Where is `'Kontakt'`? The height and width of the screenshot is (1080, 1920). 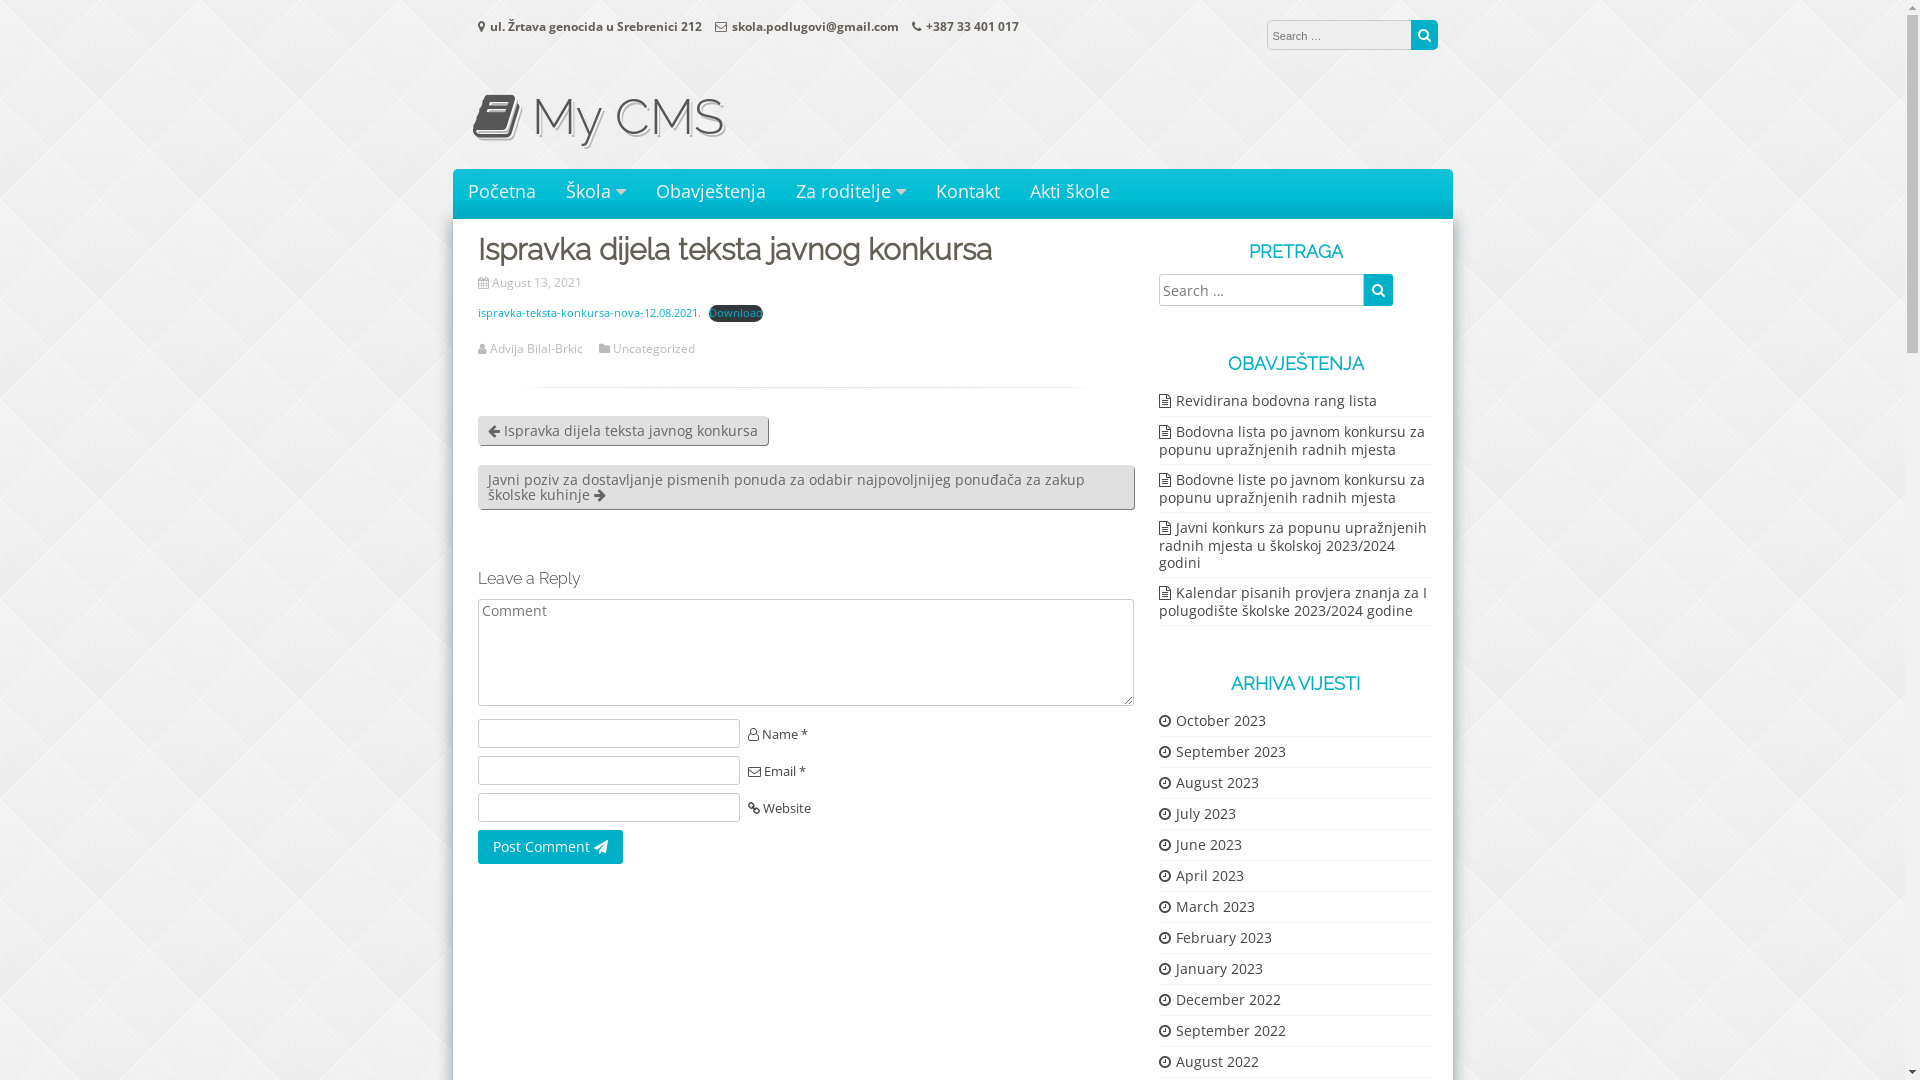 'Kontakt' is located at coordinates (935, 191).